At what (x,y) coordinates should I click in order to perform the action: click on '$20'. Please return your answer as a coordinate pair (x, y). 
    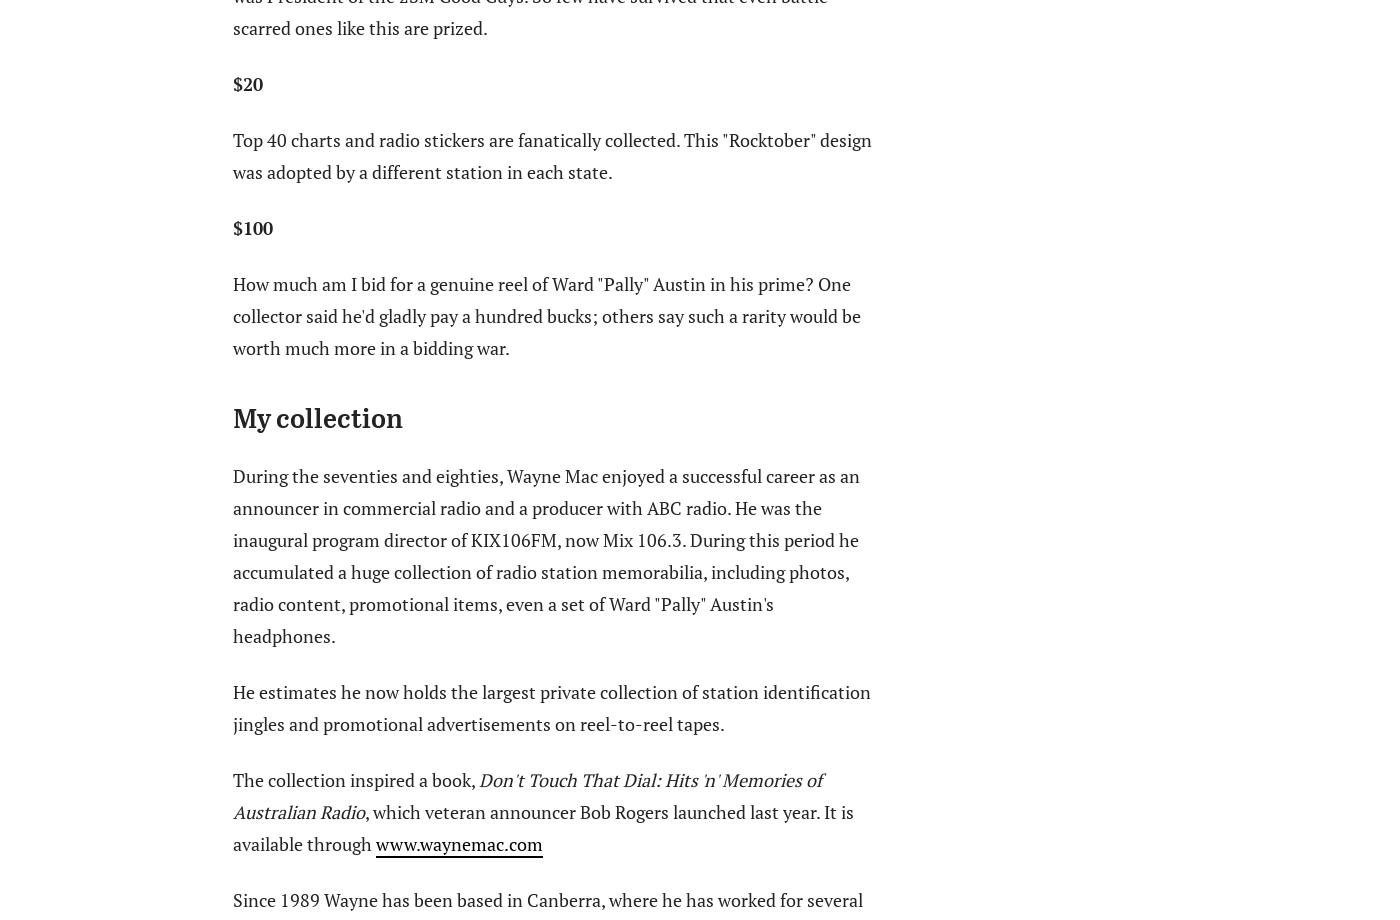
    Looking at the image, I should click on (246, 82).